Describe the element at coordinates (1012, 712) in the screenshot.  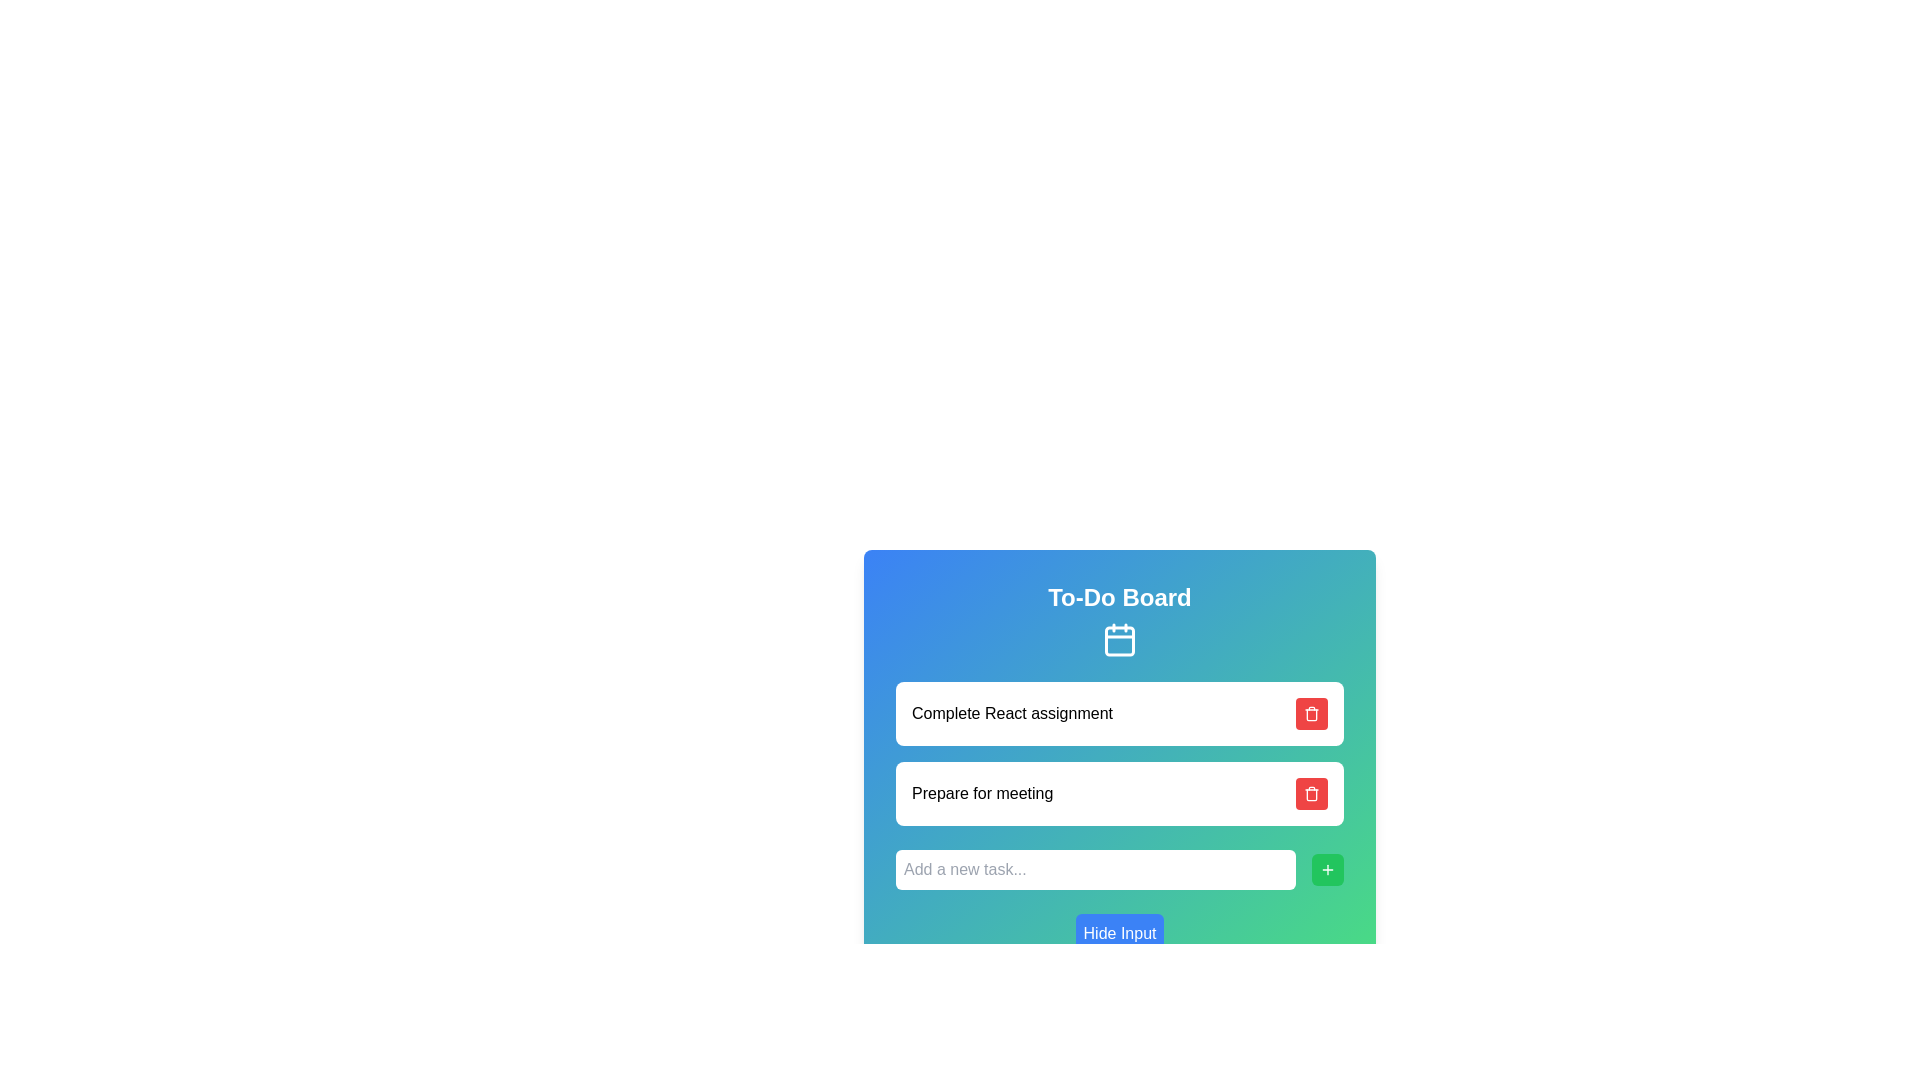
I see `the text element reading 'Complete React assignment' located in the upper task list section of the 'To-Do Board' interface` at that location.